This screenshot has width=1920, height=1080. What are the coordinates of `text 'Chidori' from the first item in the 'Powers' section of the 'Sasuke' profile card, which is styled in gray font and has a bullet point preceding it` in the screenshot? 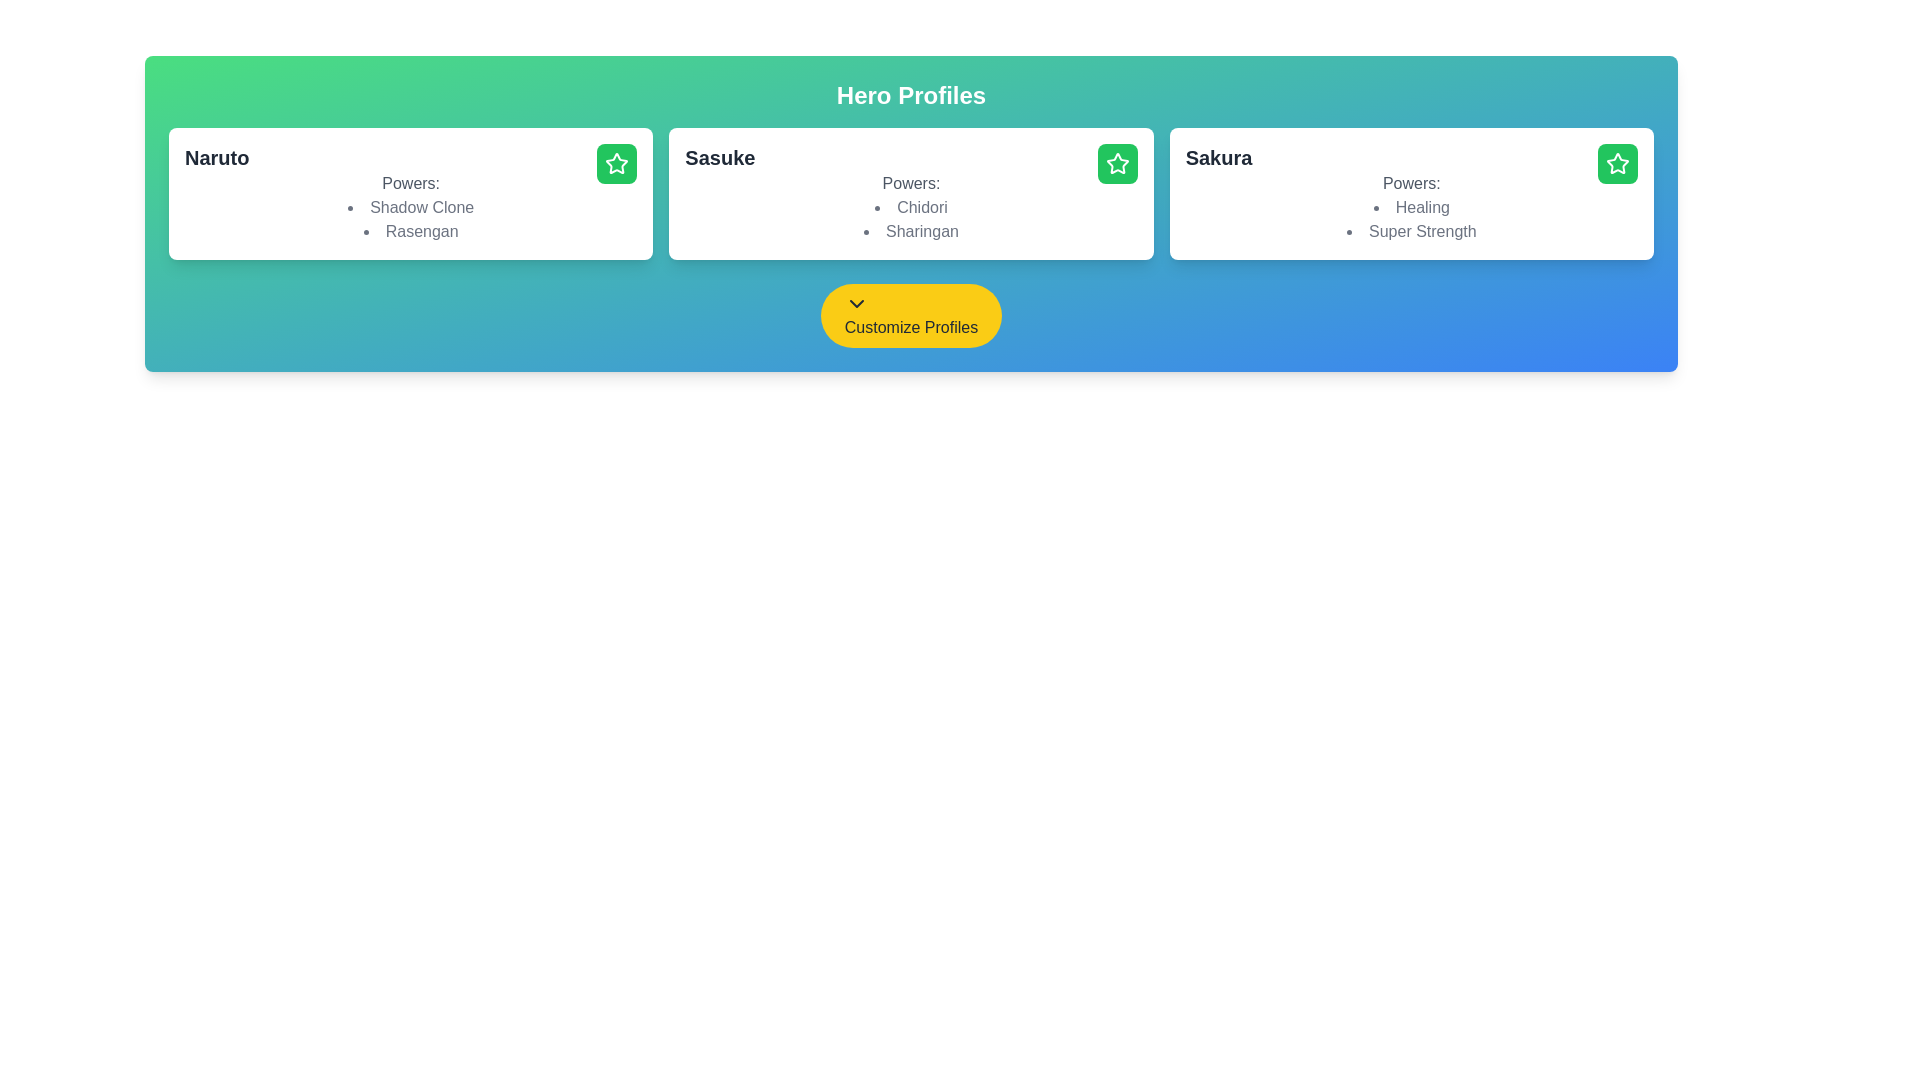 It's located at (910, 208).